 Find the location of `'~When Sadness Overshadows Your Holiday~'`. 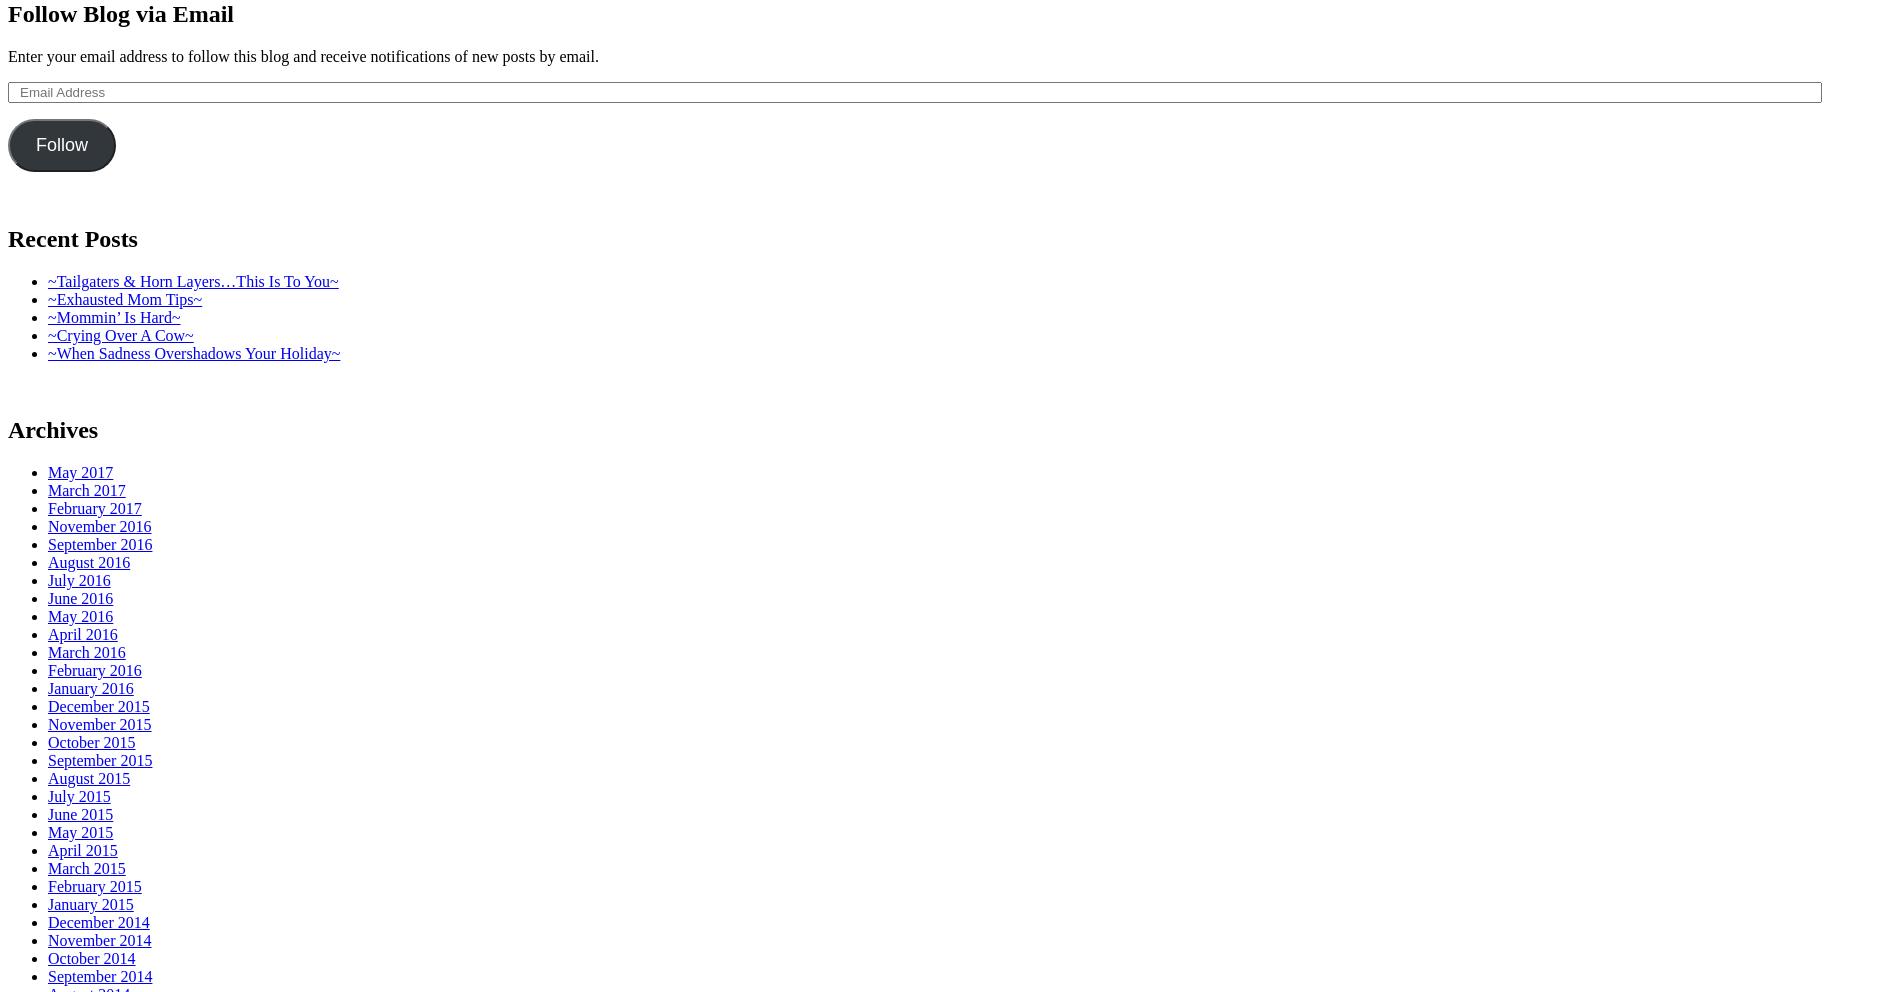

'~When Sadness Overshadows Your Holiday~' is located at coordinates (193, 352).